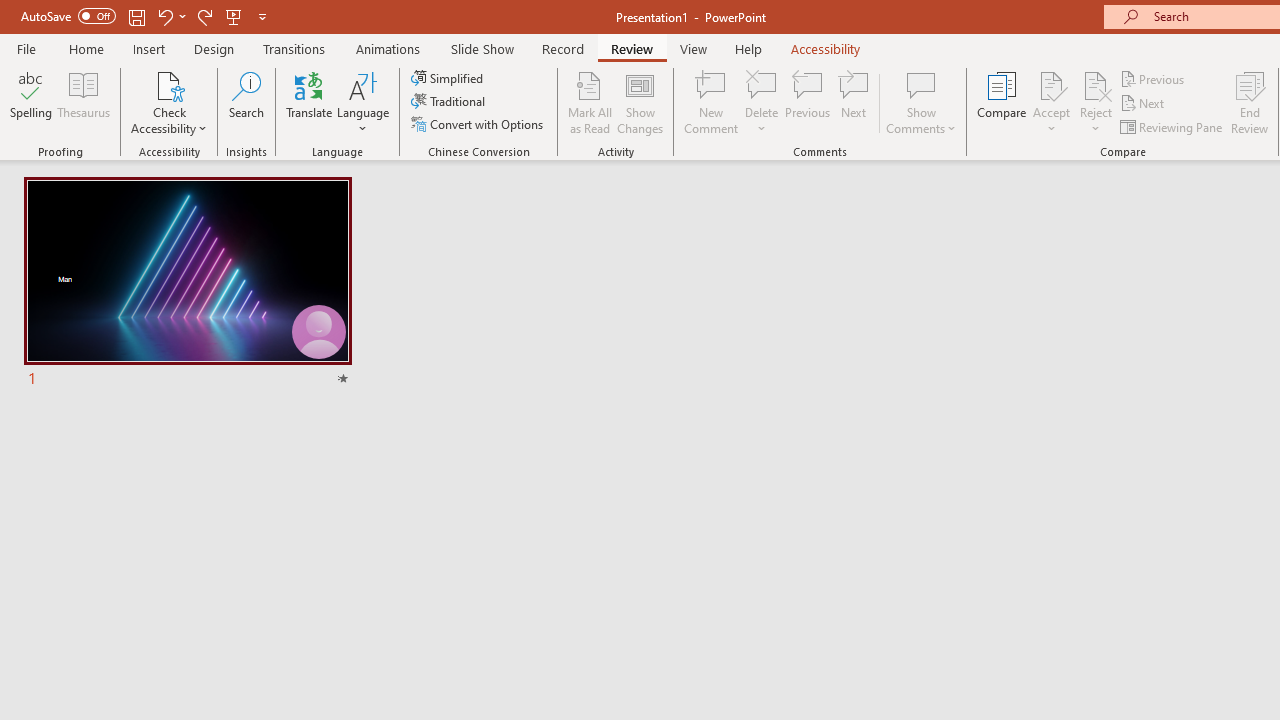 This screenshot has width=1280, height=720. Describe the element at coordinates (589, 103) in the screenshot. I see `'Mark All as Read'` at that location.